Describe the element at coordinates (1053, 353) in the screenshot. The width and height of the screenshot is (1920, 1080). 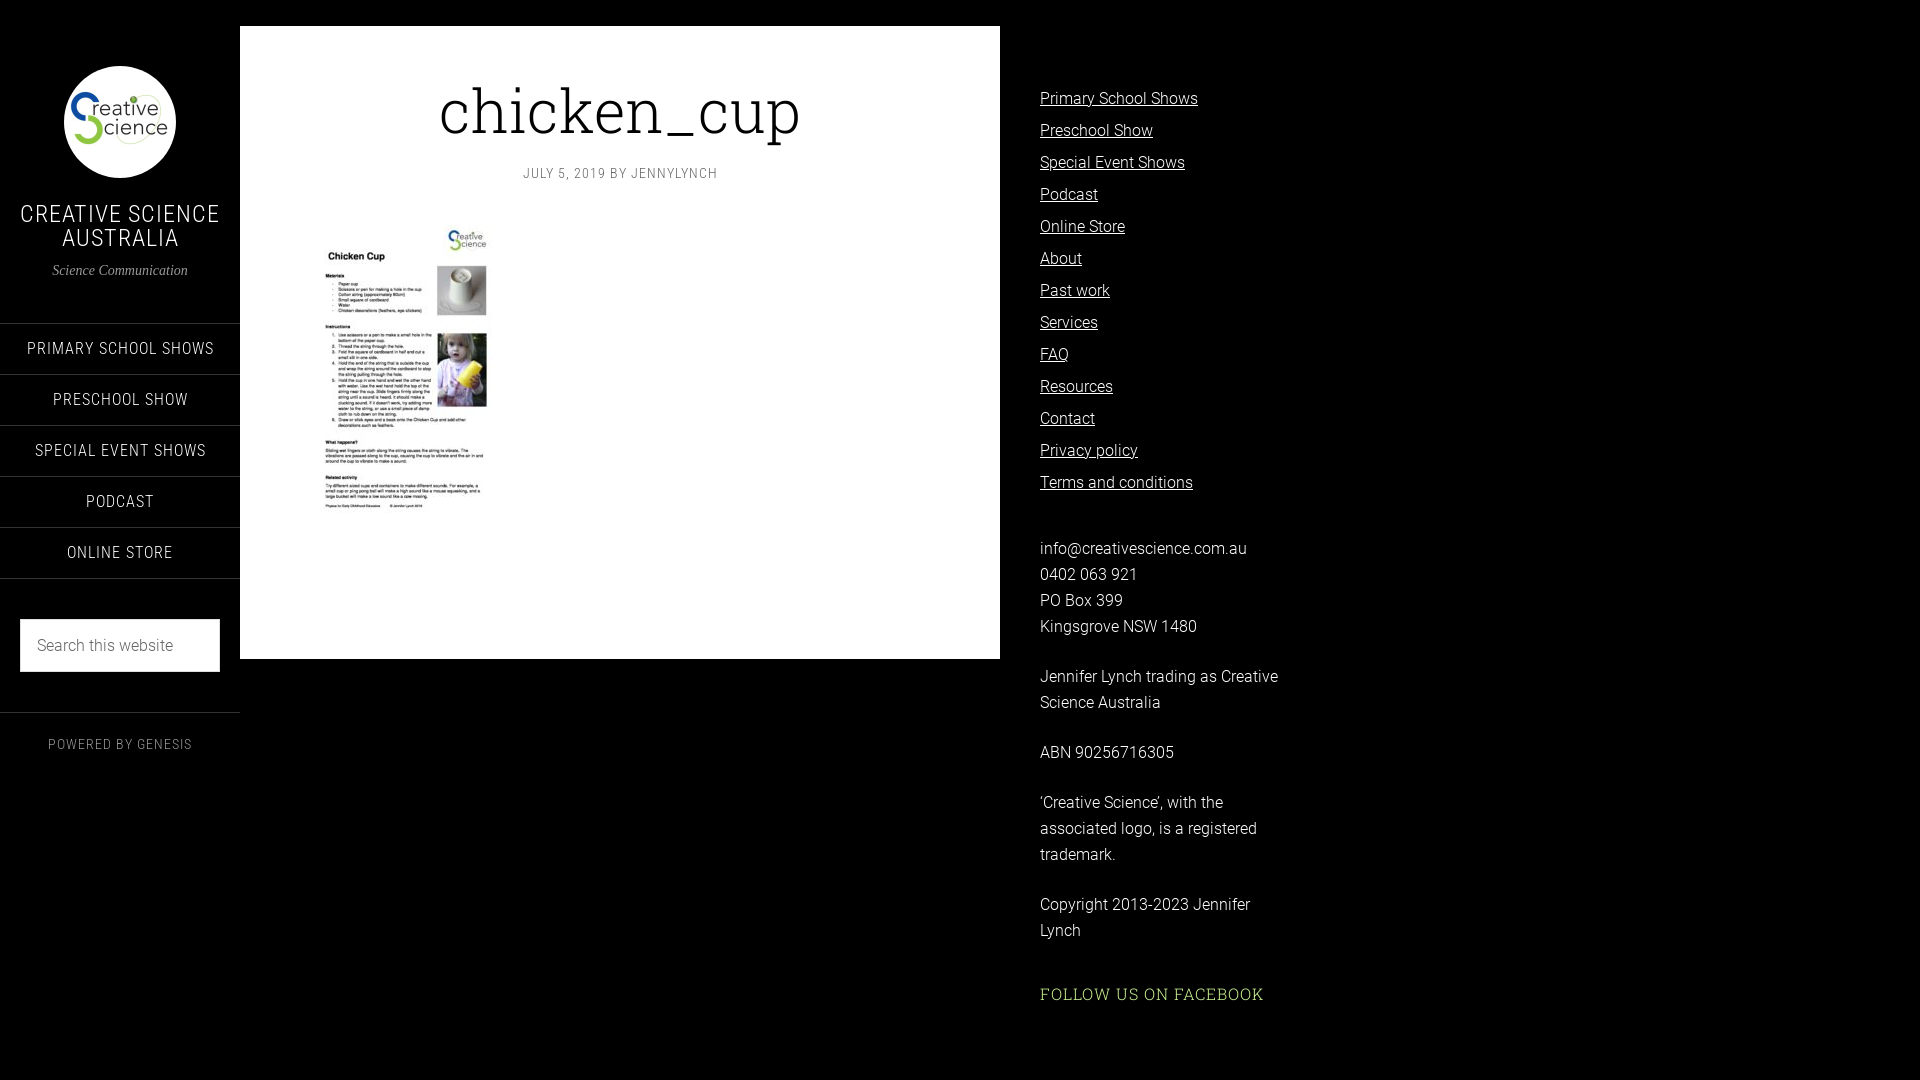
I see `'FAQ'` at that location.